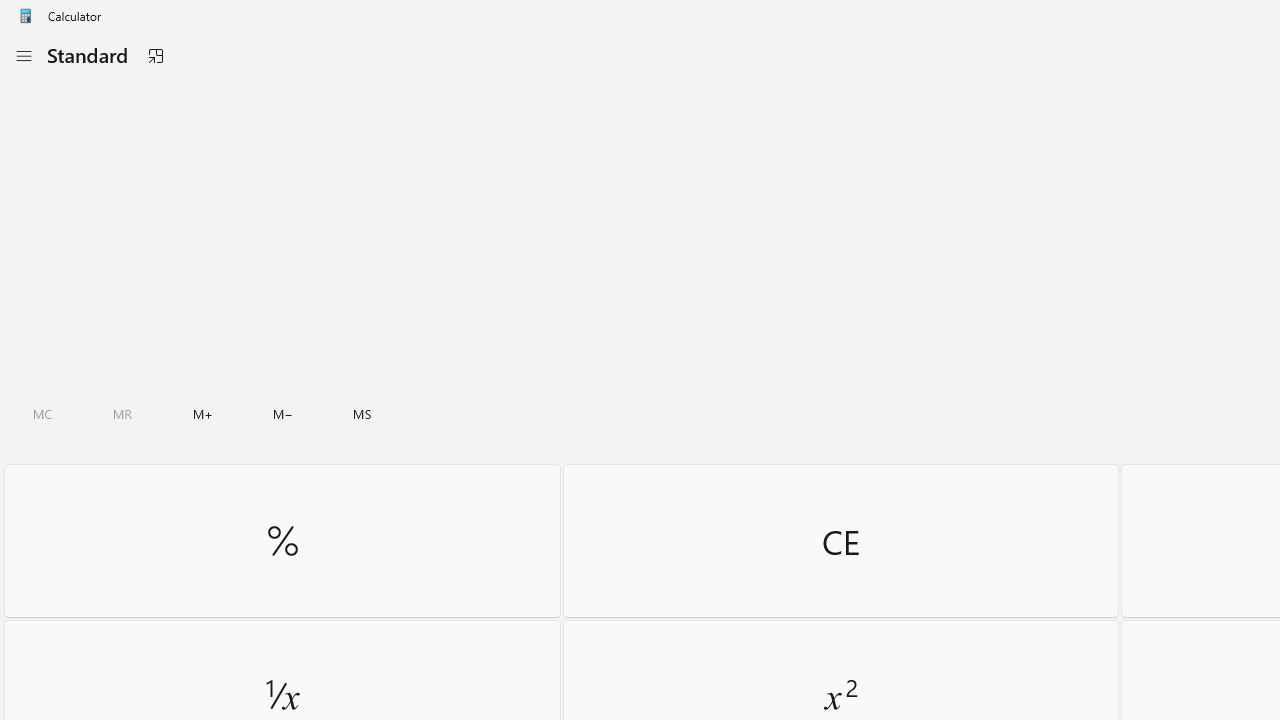 The image size is (1280, 720). Describe the element at coordinates (281, 540) in the screenshot. I see `'Percent'` at that location.